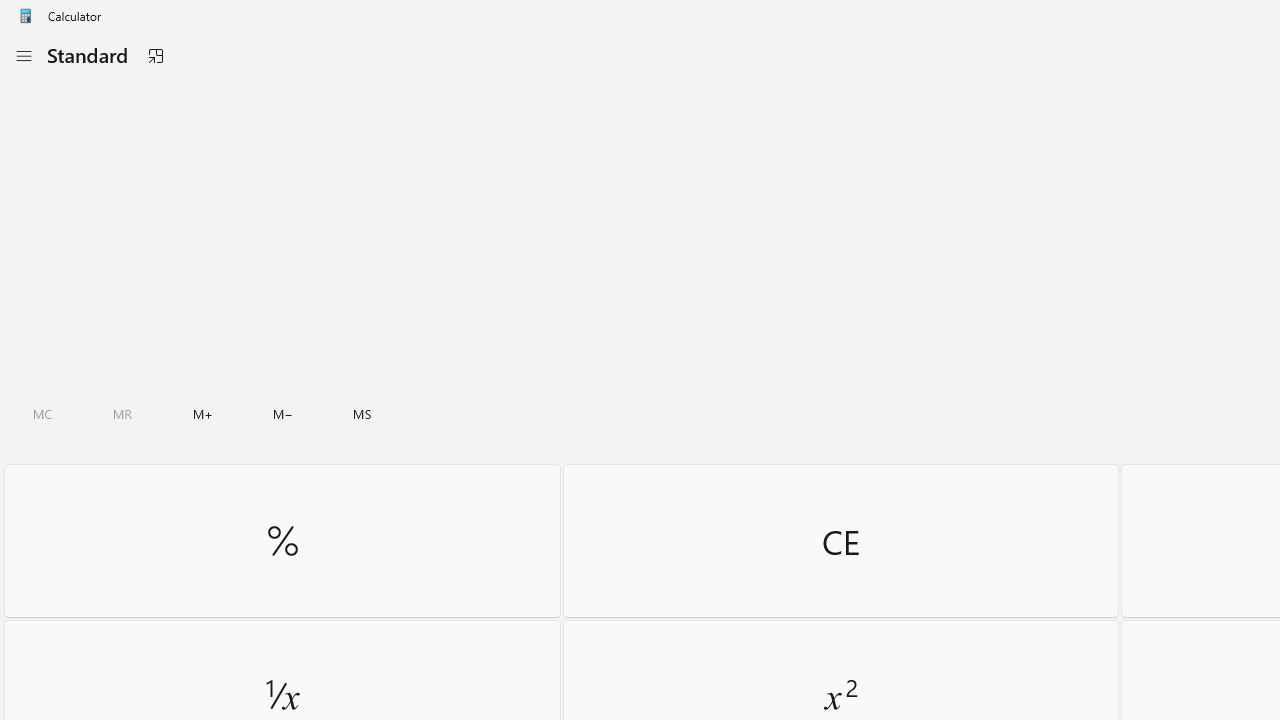 The image size is (1280, 720). Describe the element at coordinates (281, 540) in the screenshot. I see `'Percent'` at that location.